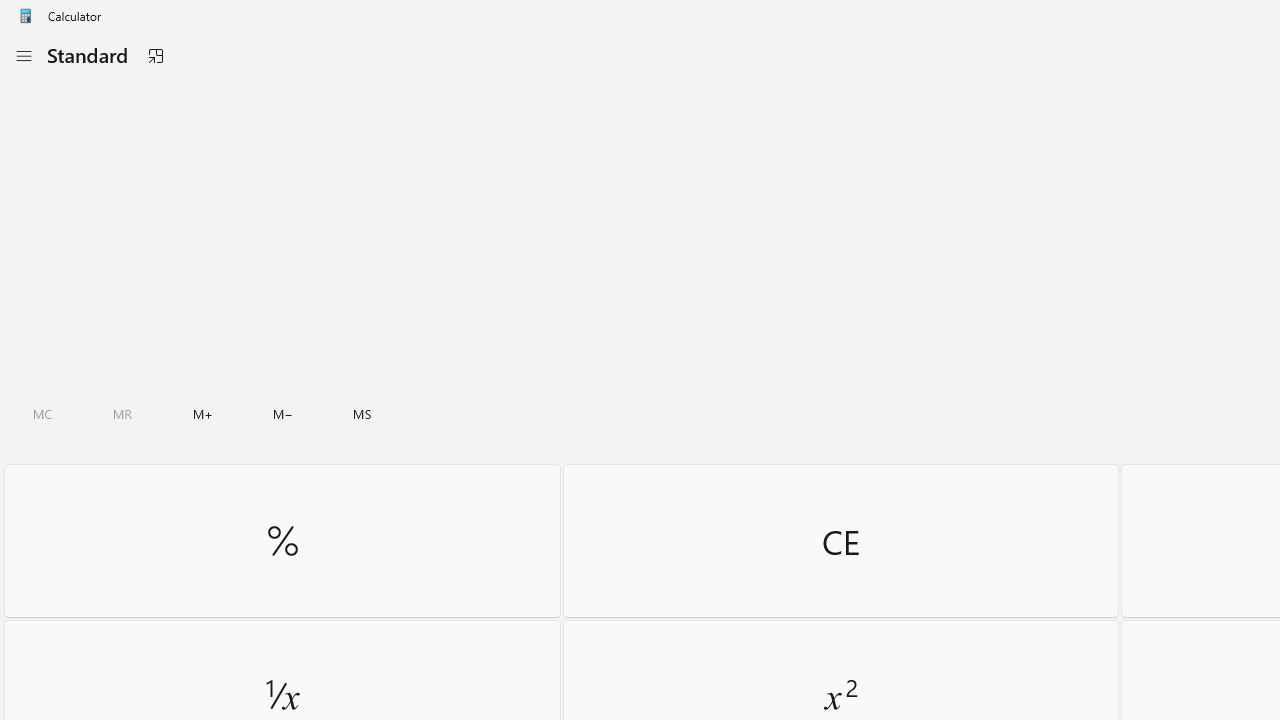 The image size is (1280, 720). Describe the element at coordinates (281, 540) in the screenshot. I see `'Percent'` at that location.